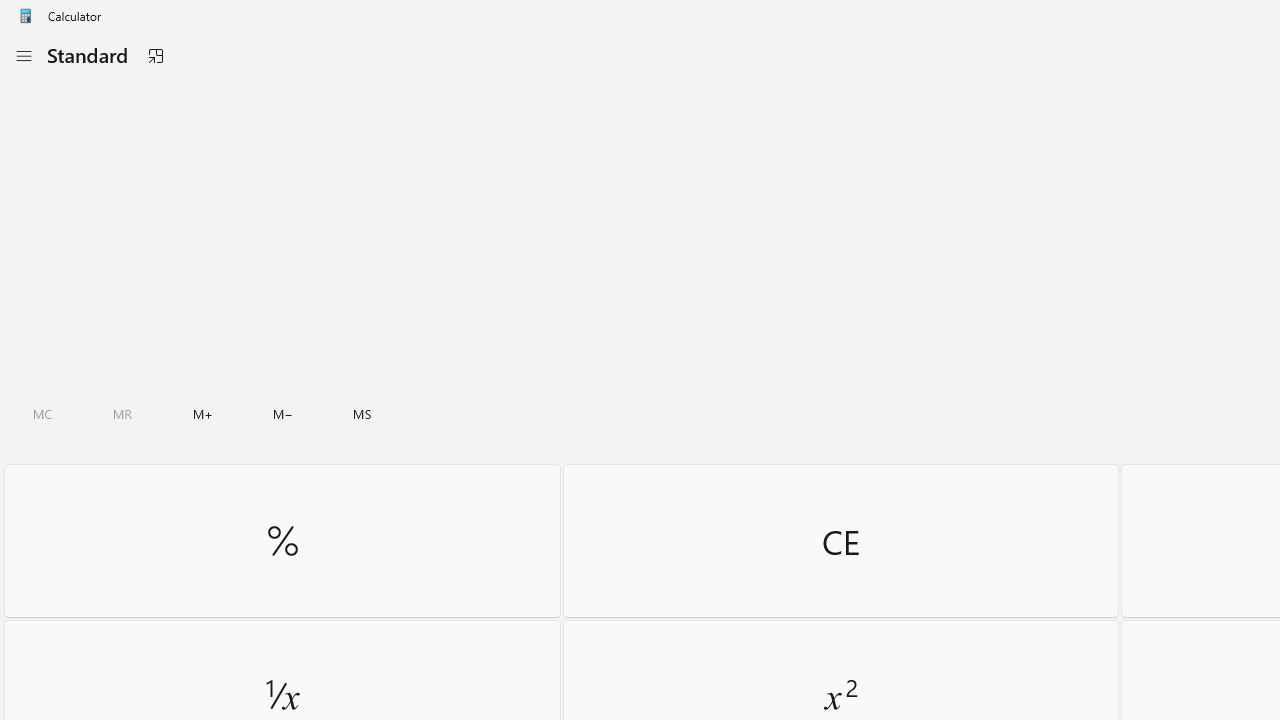 The image size is (1280, 720). Describe the element at coordinates (281, 540) in the screenshot. I see `'Percent'` at that location.